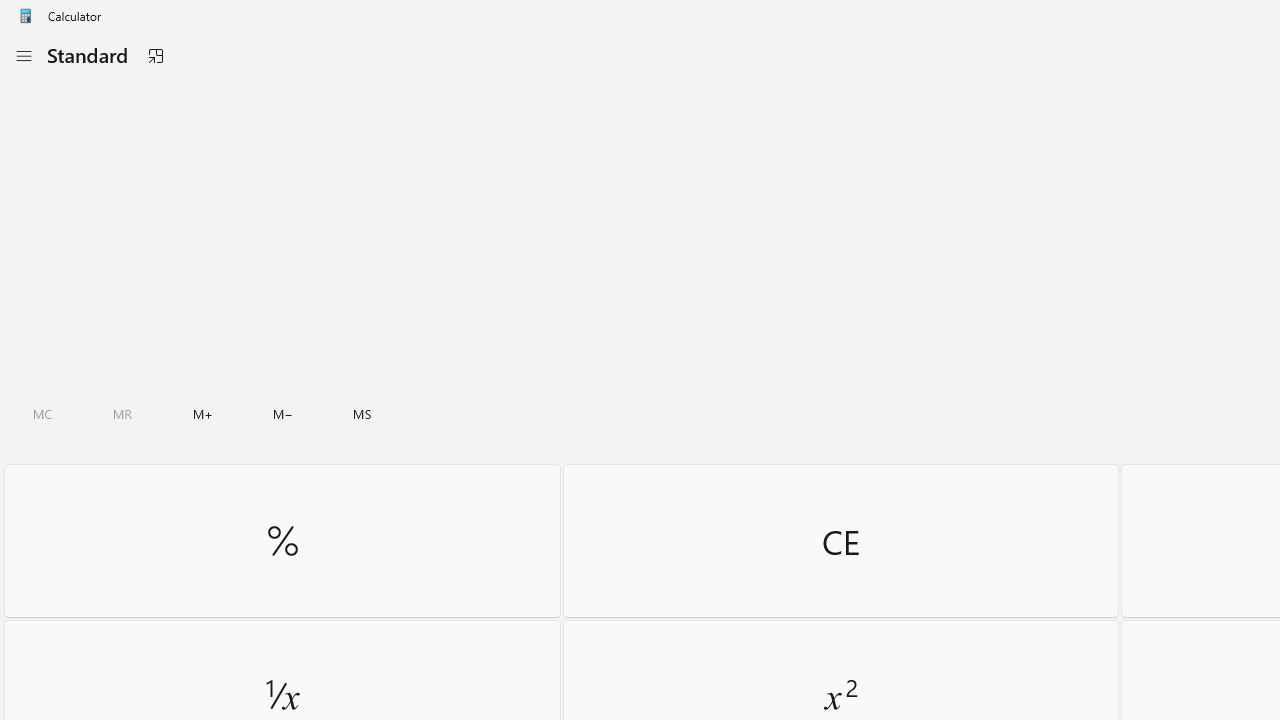 The image size is (1280, 720). Describe the element at coordinates (281, 540) in the screenshot. I see `'Percent'` at that location.